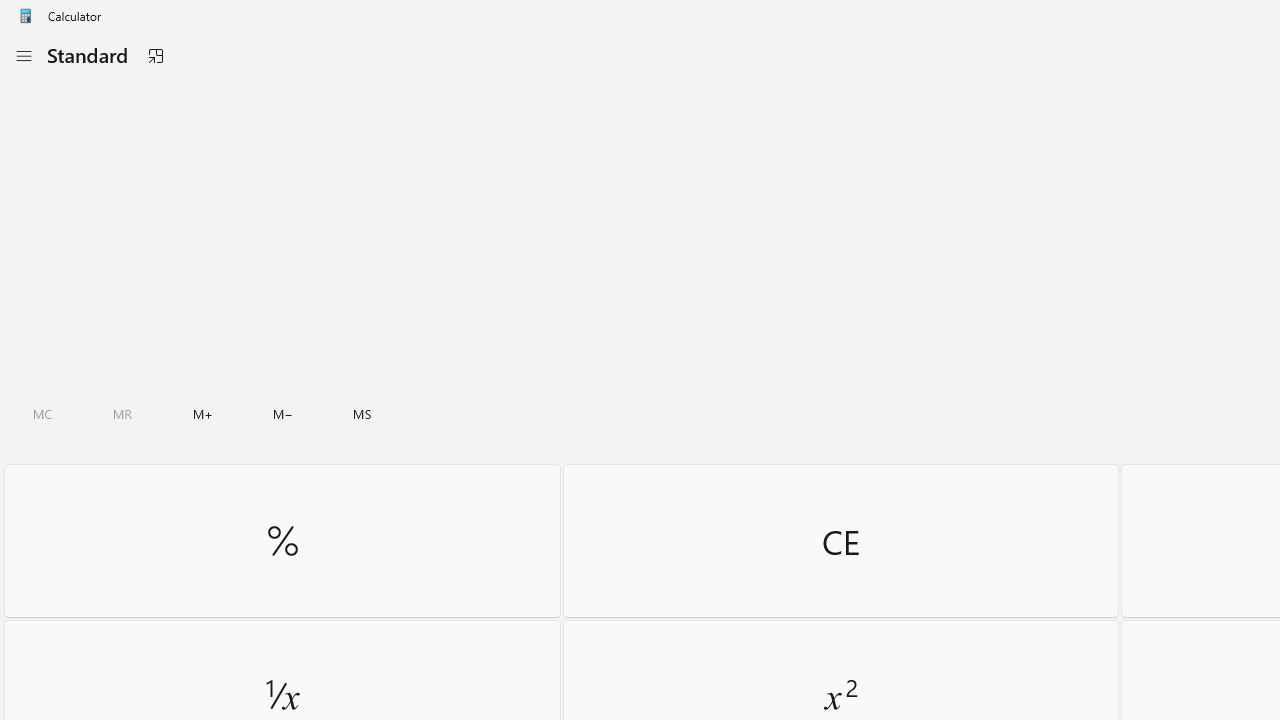 The image size is (1280, 720). Describe the element at coordinates (281, 540) in the screenshot. I see `'Percent'` at that location.